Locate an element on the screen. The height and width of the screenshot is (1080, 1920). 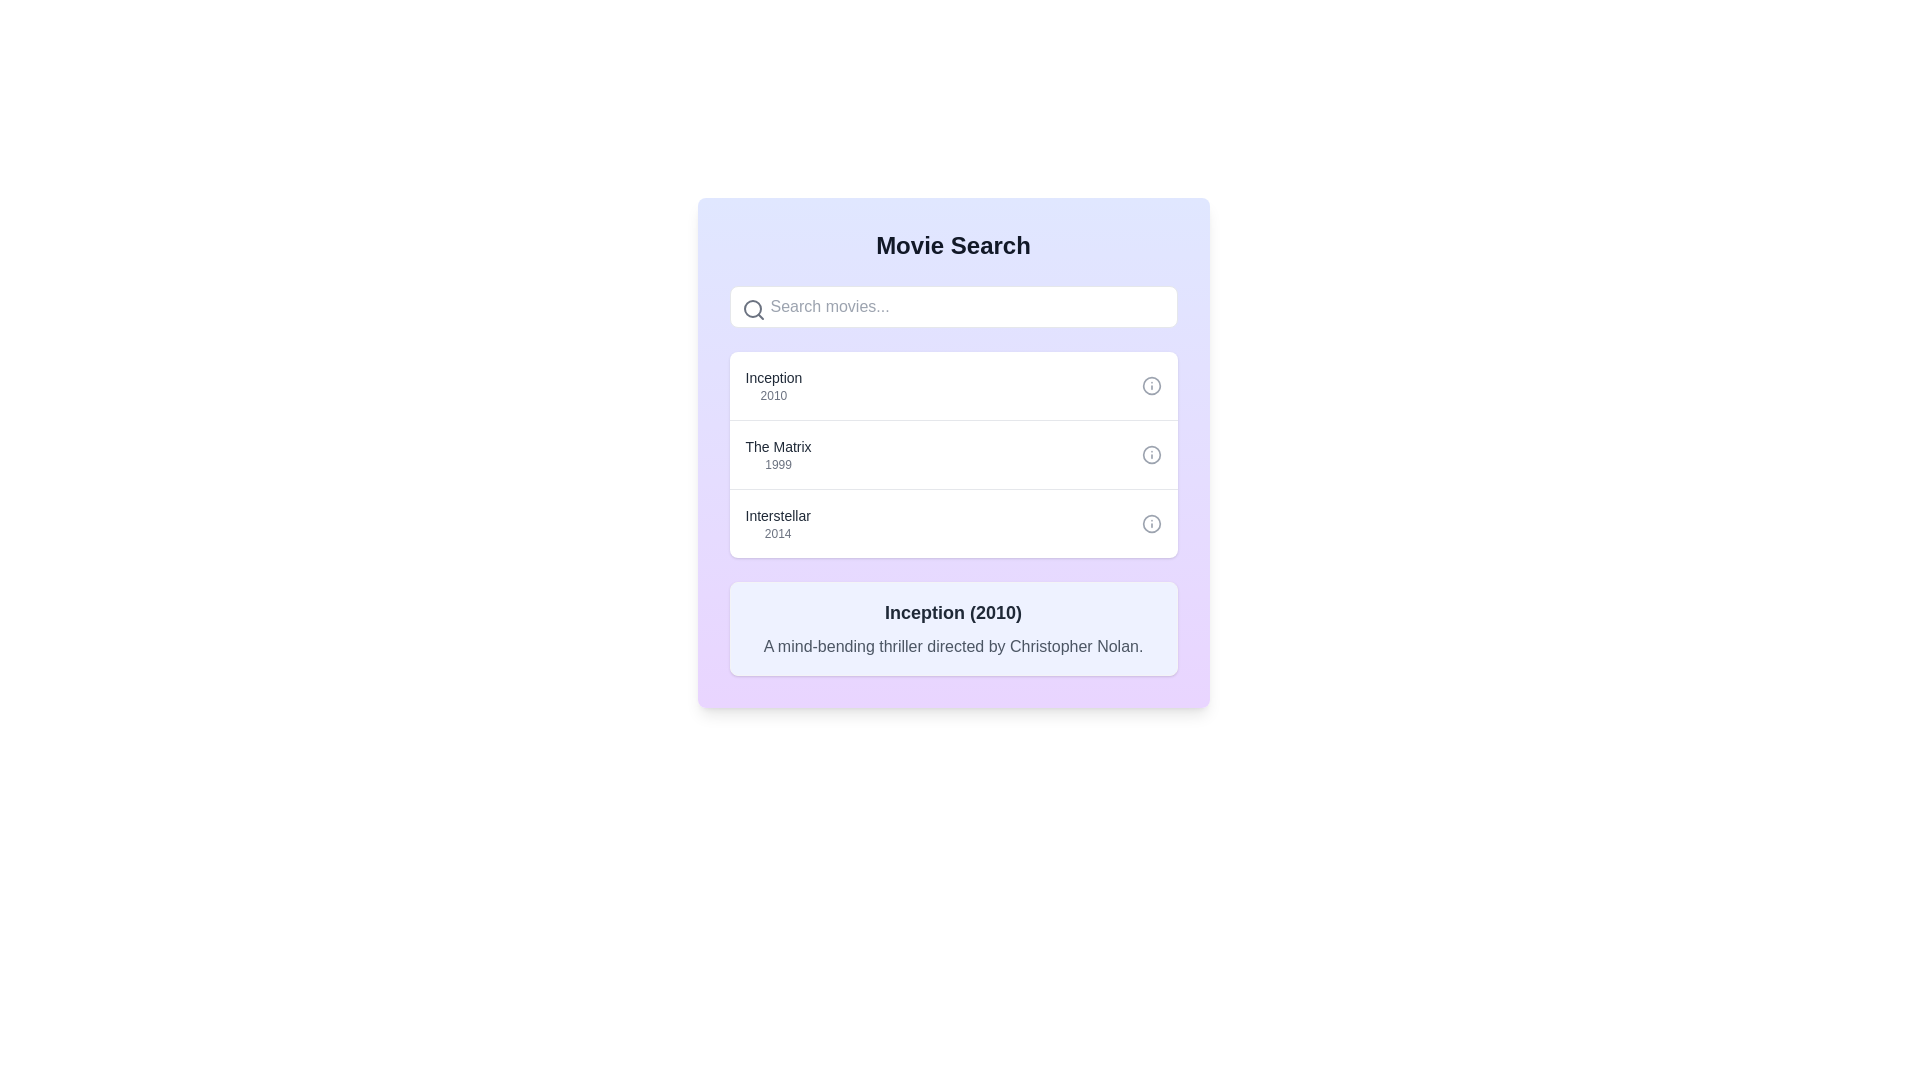
the first list item displaying the text 'Inception' with the subtitle '2010' in a vertical list of movie items is located at coordinates (772, 385).